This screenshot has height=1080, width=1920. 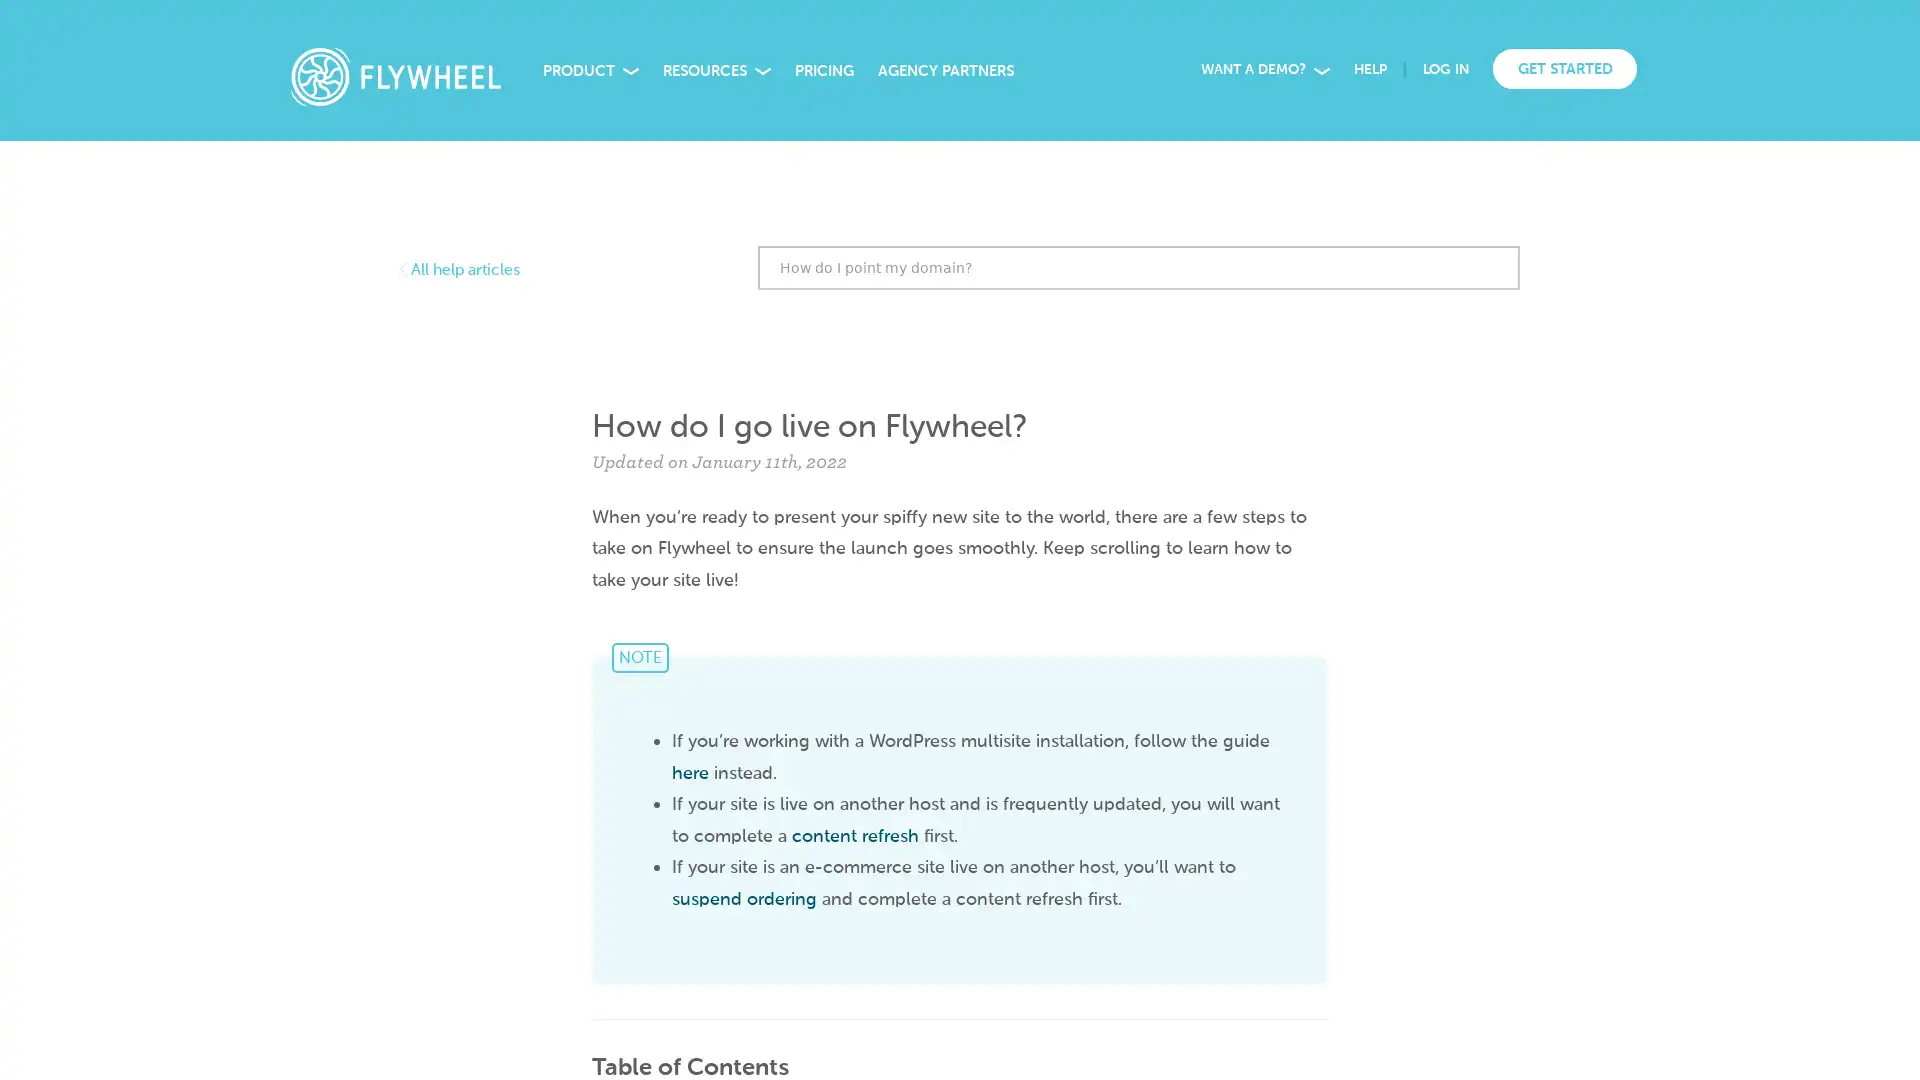 What do you see at coordinates (481, 818) in the screenshot?
I see `Close` at bounding box center [481, 818].